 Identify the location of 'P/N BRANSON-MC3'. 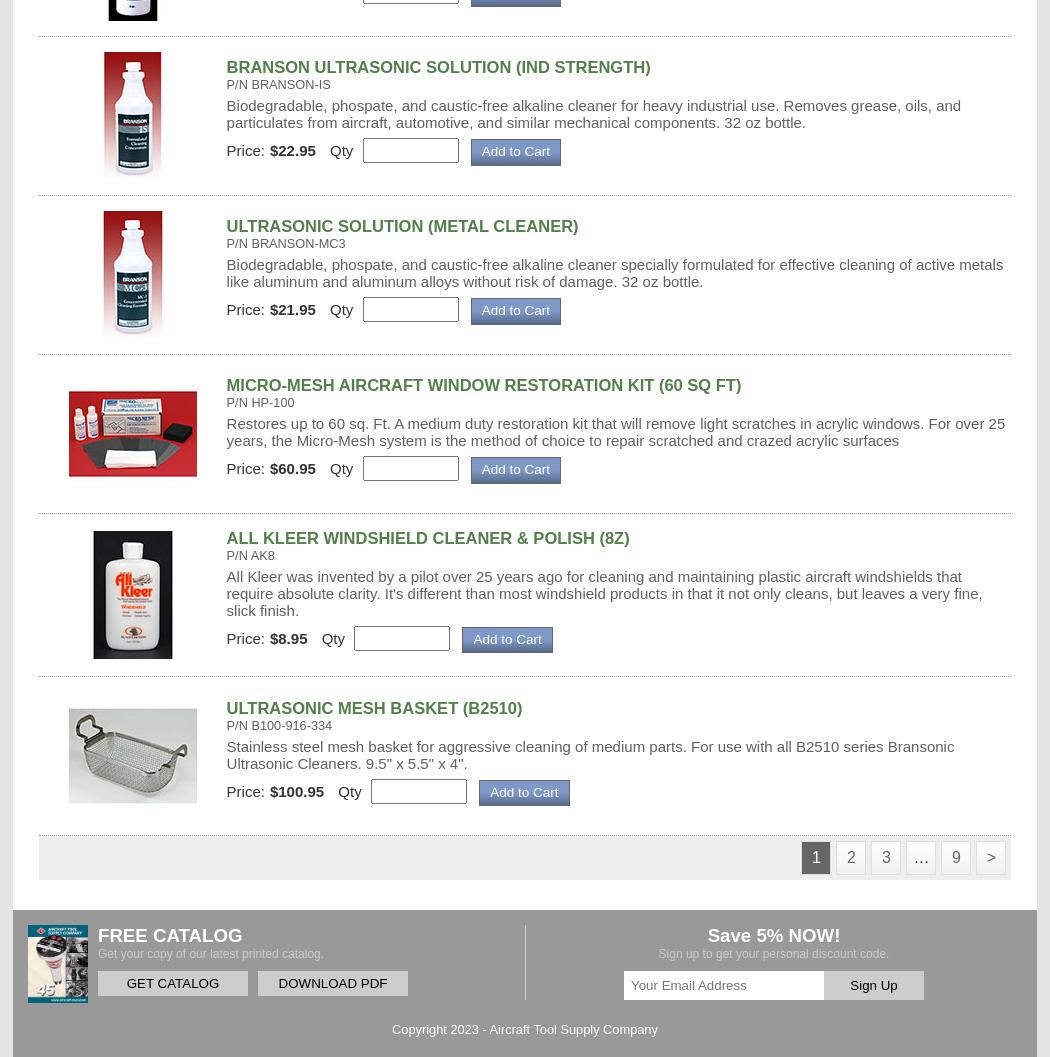
(284, 242).